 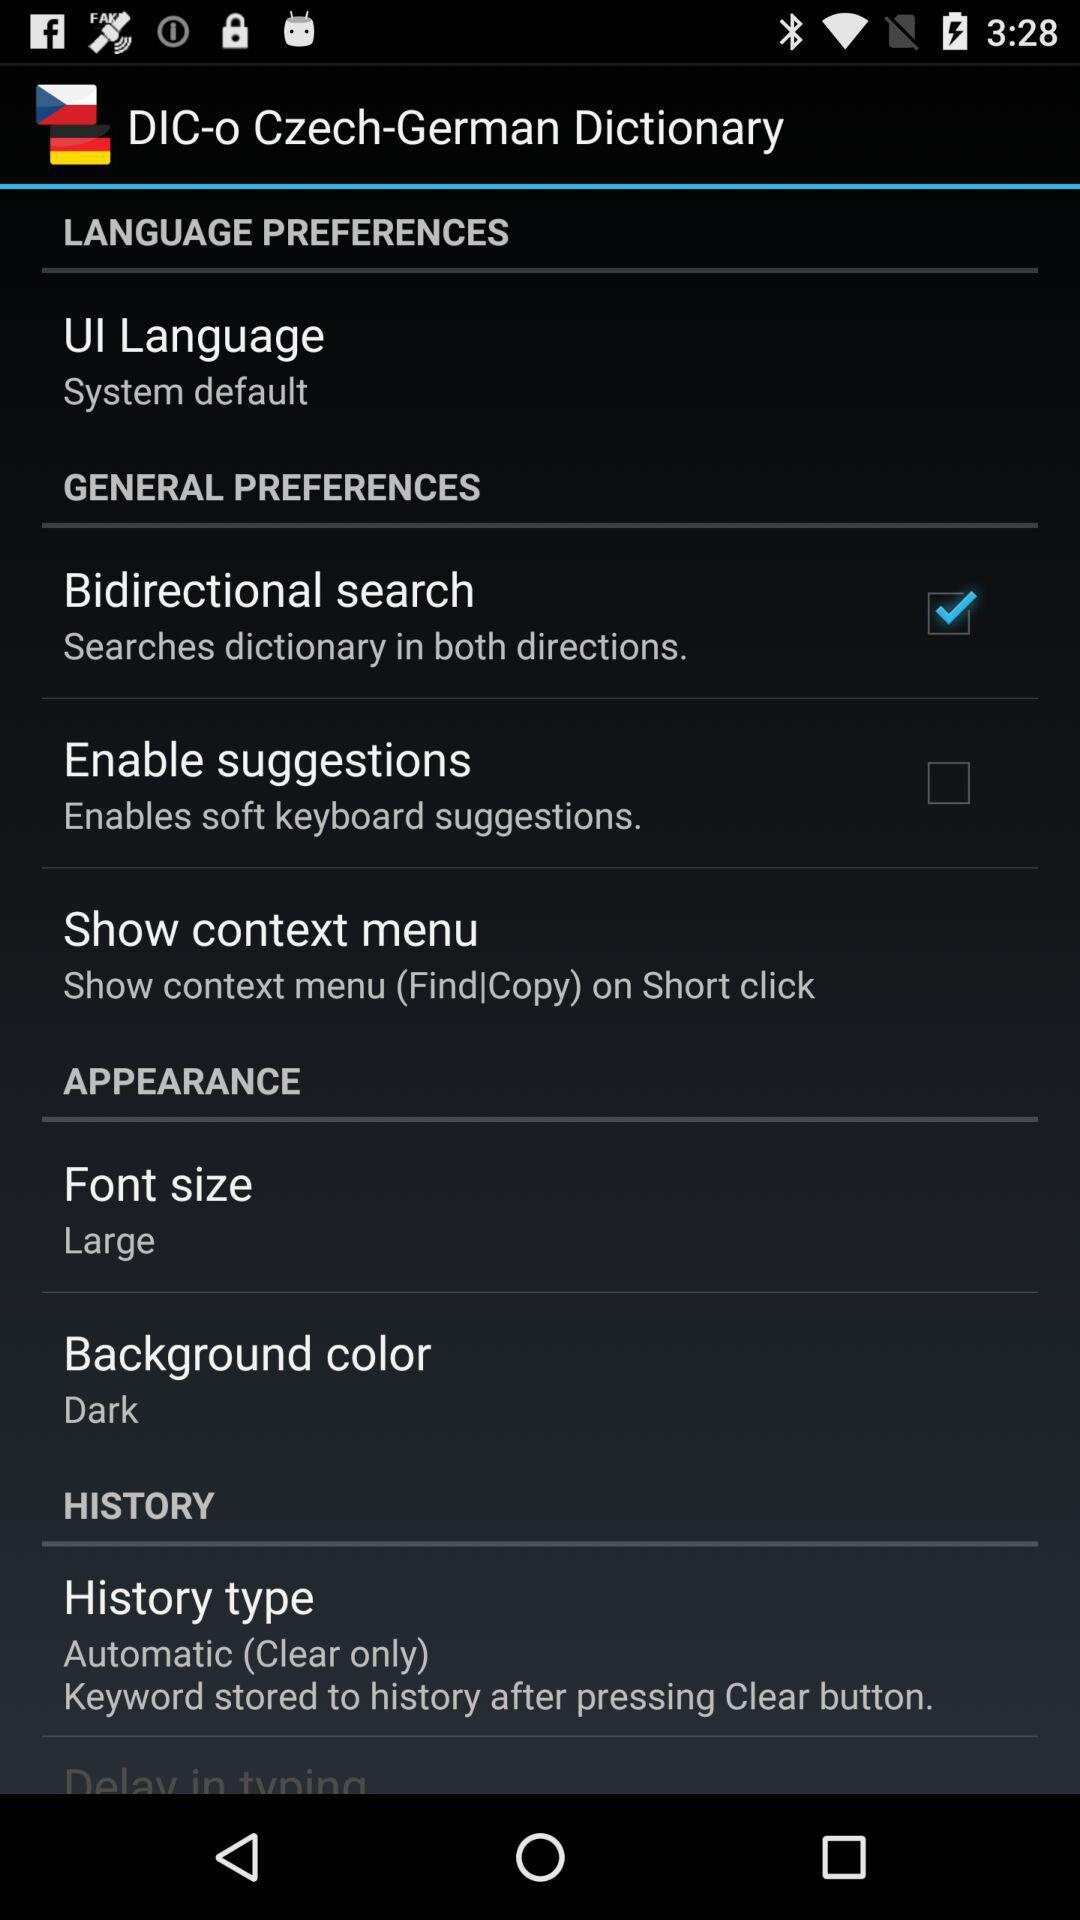 I want to click on the app below the enable suggestions app, so click(x=351, y=814).